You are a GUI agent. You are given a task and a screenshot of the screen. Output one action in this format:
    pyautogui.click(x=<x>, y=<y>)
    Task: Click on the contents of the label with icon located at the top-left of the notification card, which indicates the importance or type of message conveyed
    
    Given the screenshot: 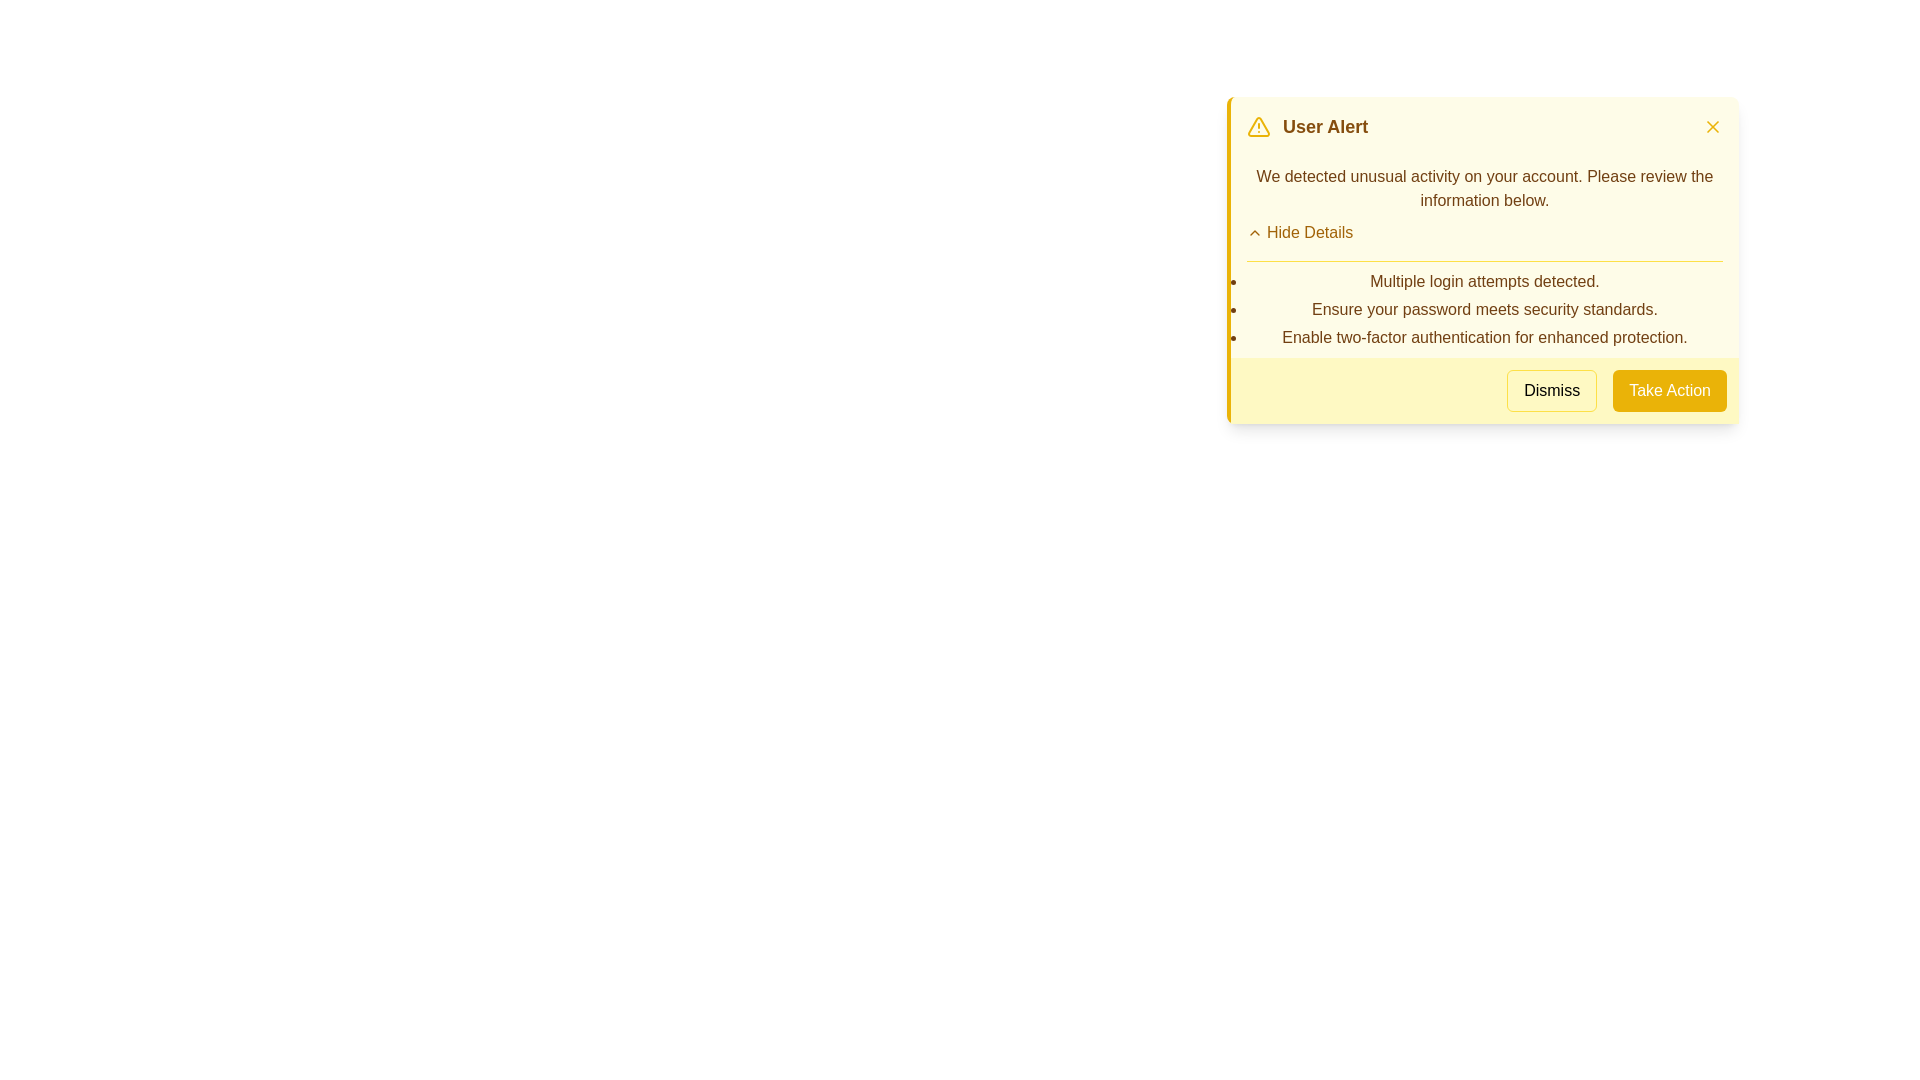 What is the action you would take?
    pyautogui.click(x=1307, y=127)
    